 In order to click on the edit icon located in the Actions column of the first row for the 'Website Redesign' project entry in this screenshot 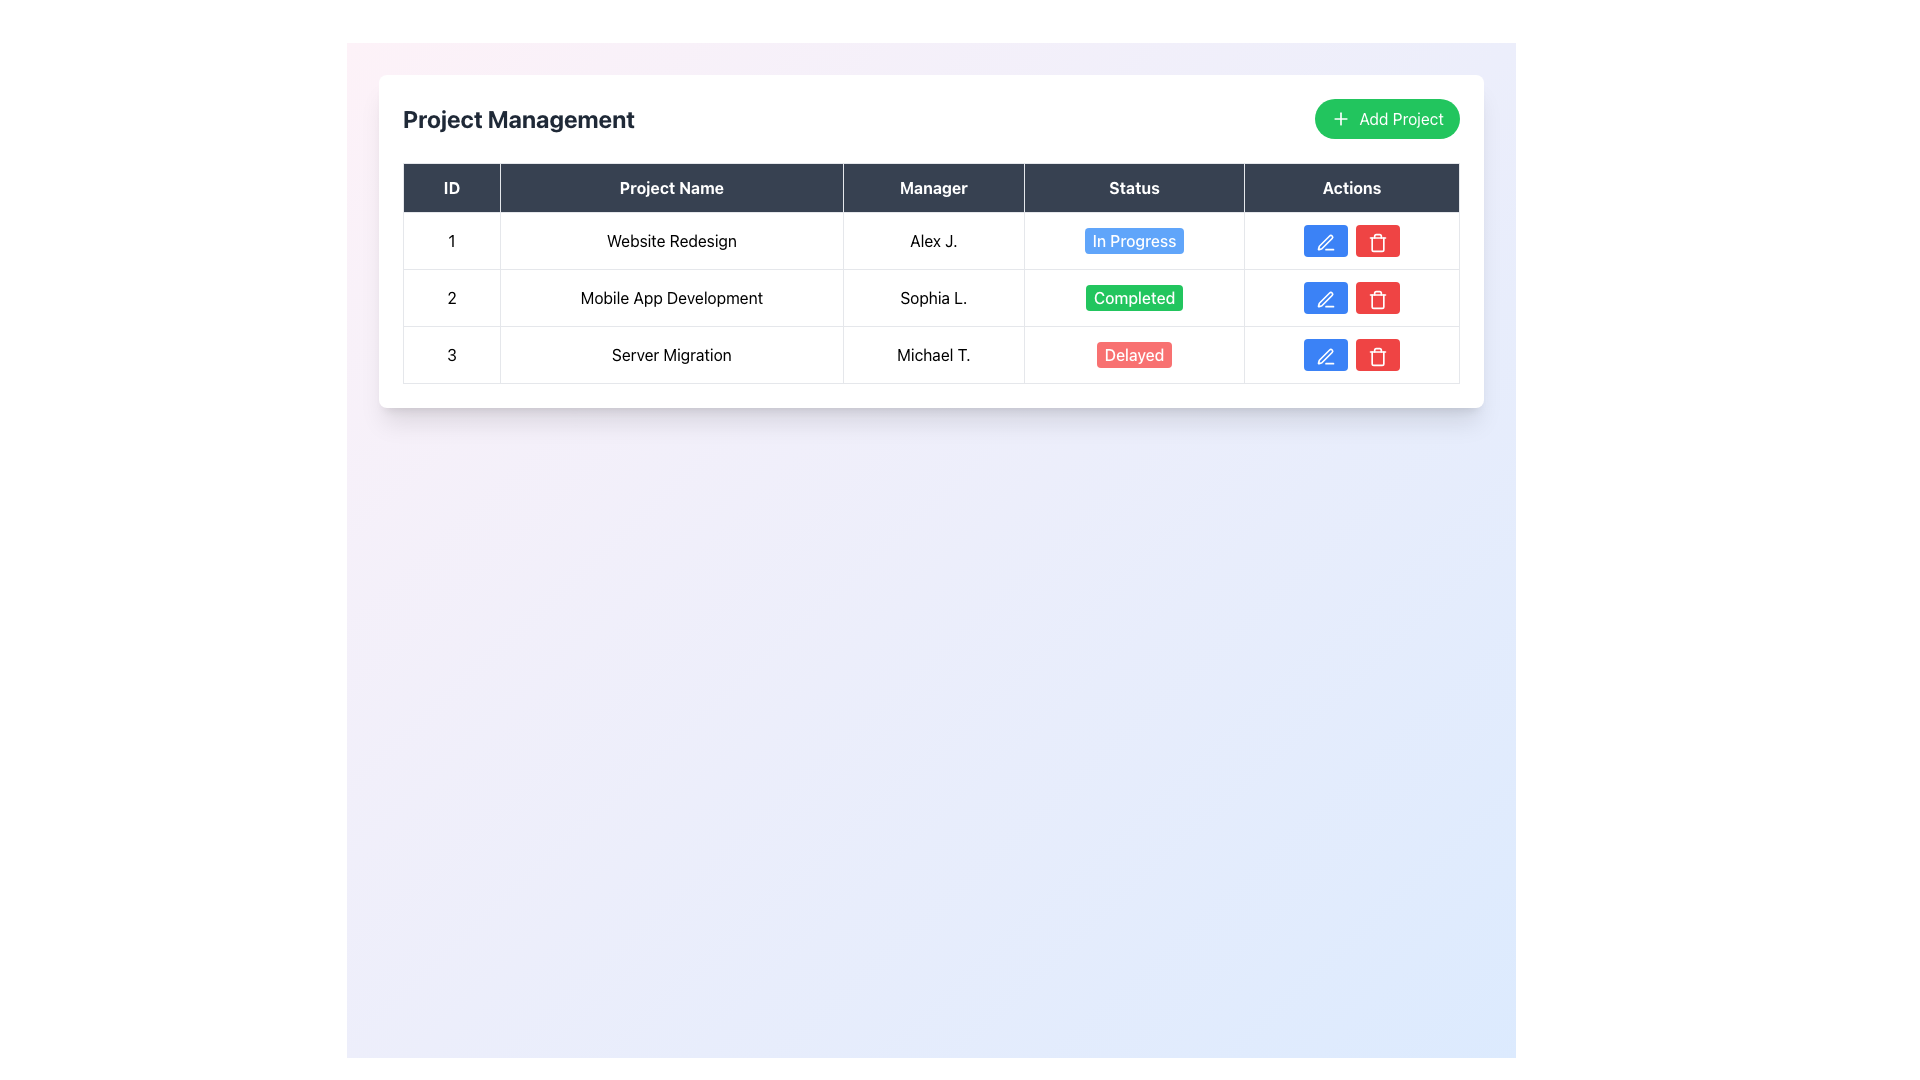, I will do `click(1324, 241)`.